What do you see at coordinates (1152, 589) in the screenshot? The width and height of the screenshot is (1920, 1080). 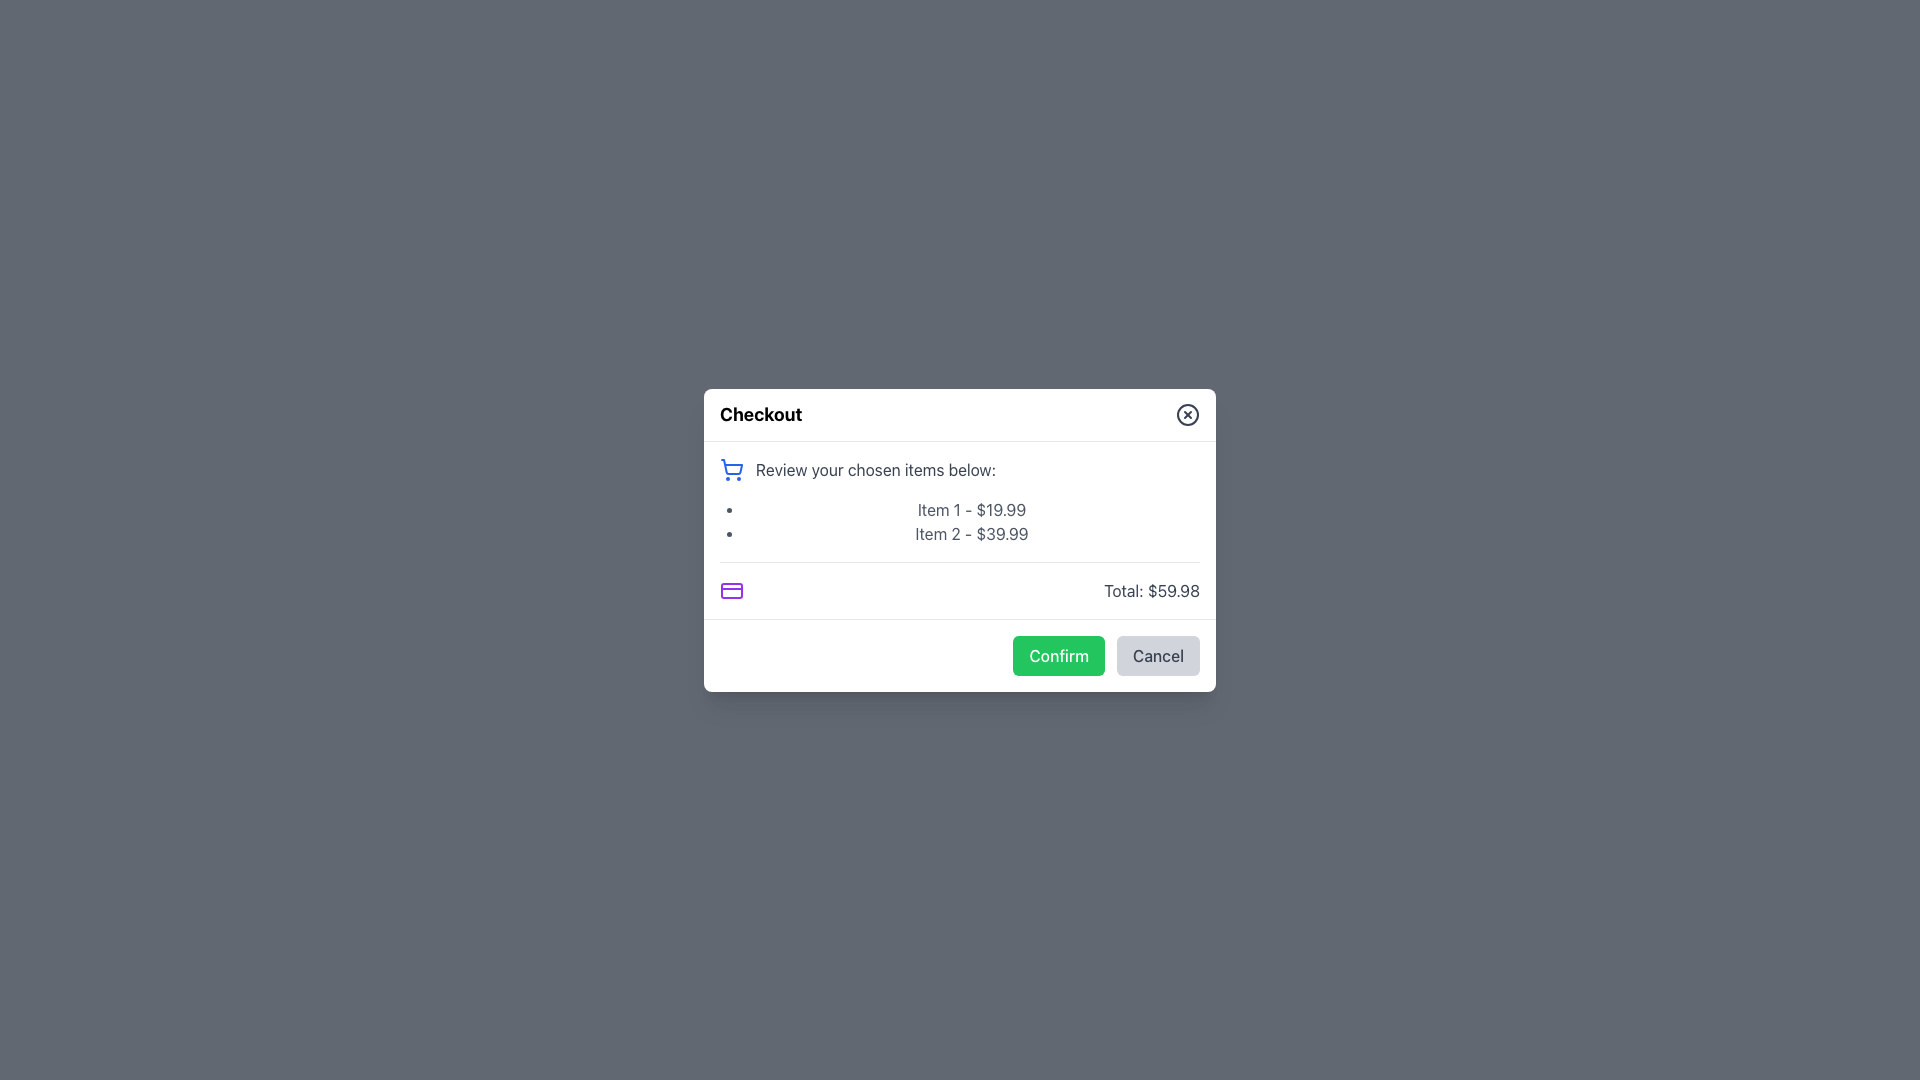 I see `the static text label displaying 'Total: $59.98' in dark gray, located at the bottom-right of the dialog box` at bounding box center [1152, 589].